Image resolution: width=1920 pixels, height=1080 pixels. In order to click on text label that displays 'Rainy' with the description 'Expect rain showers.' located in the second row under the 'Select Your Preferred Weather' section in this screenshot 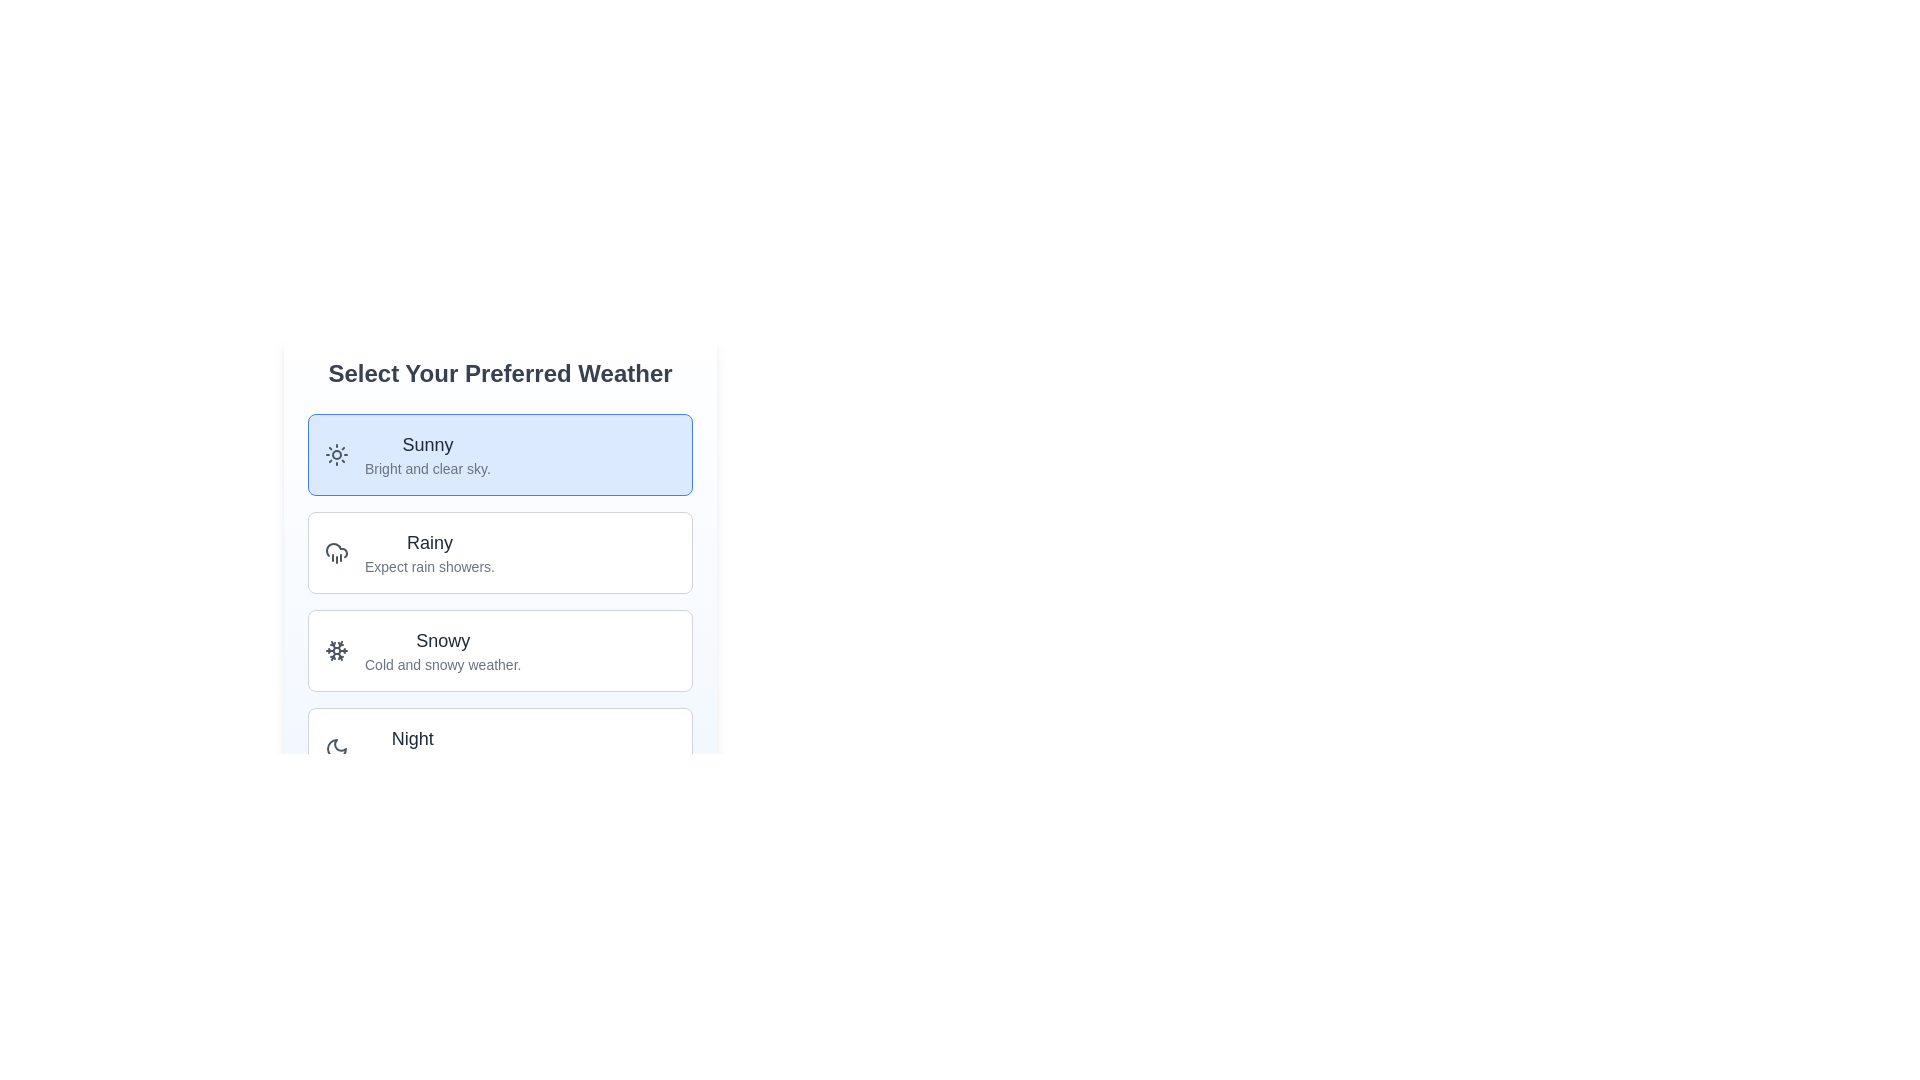, I will do `click(428, 552)`.